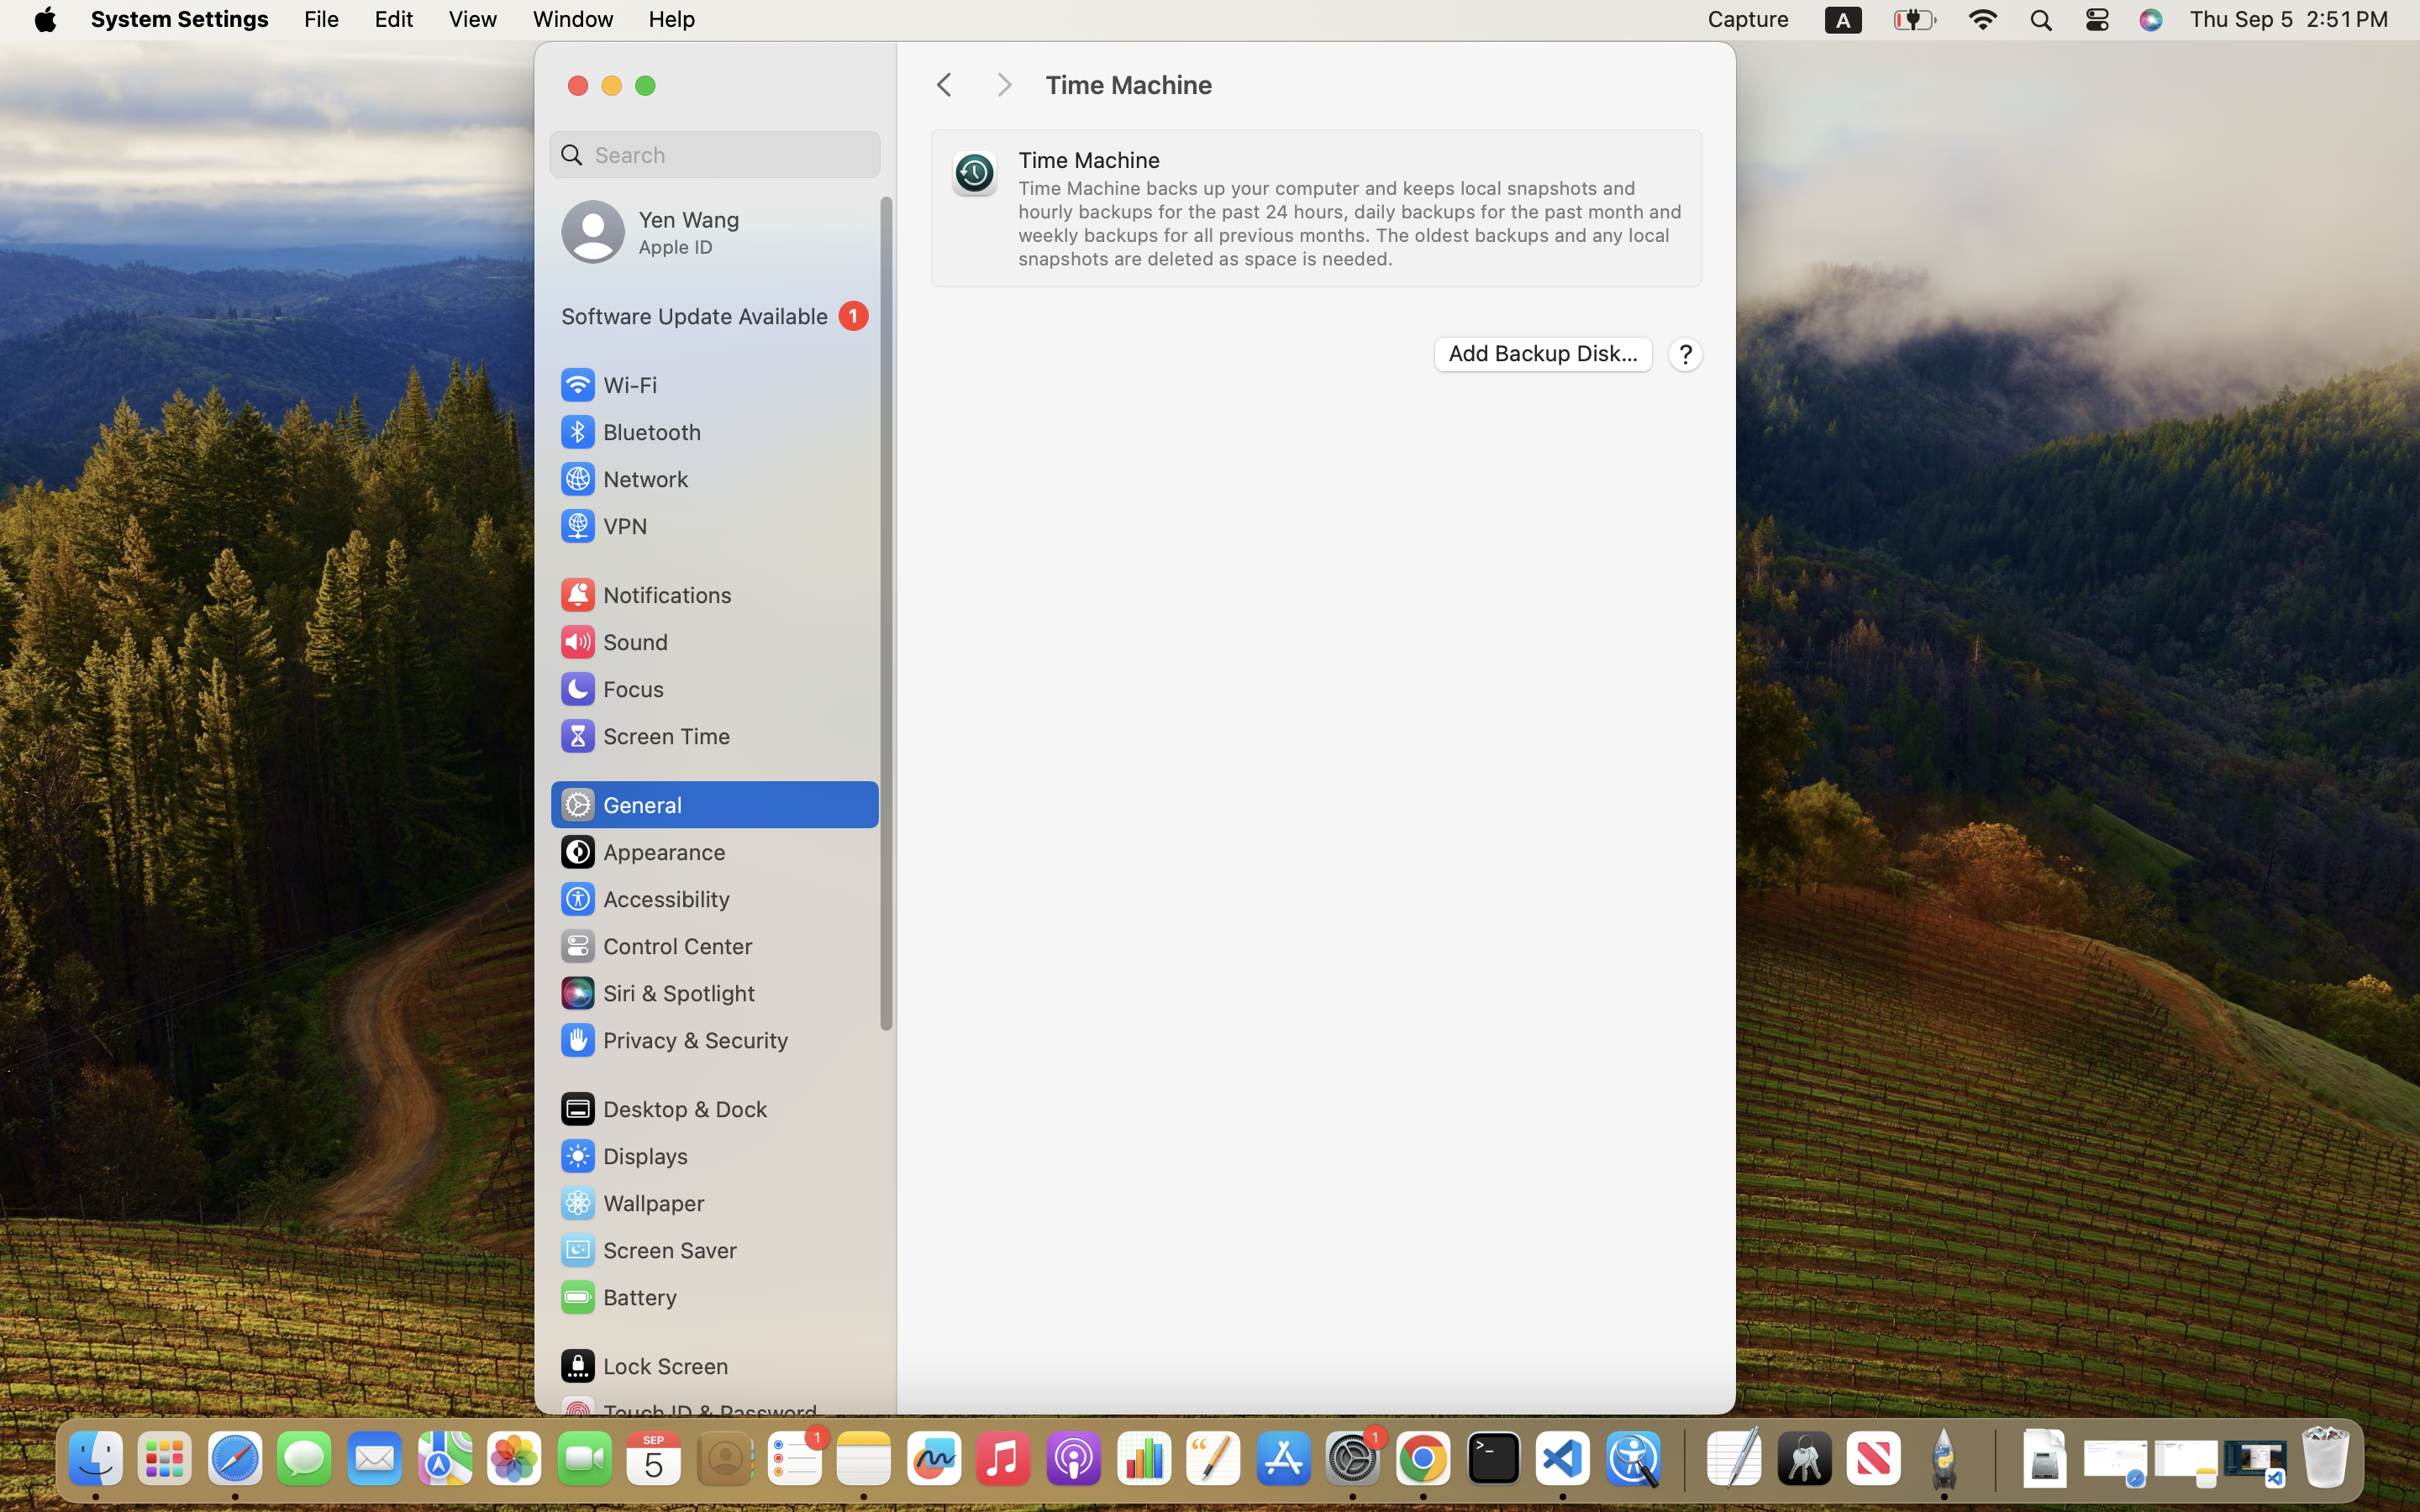 Image resolution: width=2420 pixels, height=1512 pixels. Describe the element at coordinates (613, 640) in the screenshot. I see `'Sound'` at that location.